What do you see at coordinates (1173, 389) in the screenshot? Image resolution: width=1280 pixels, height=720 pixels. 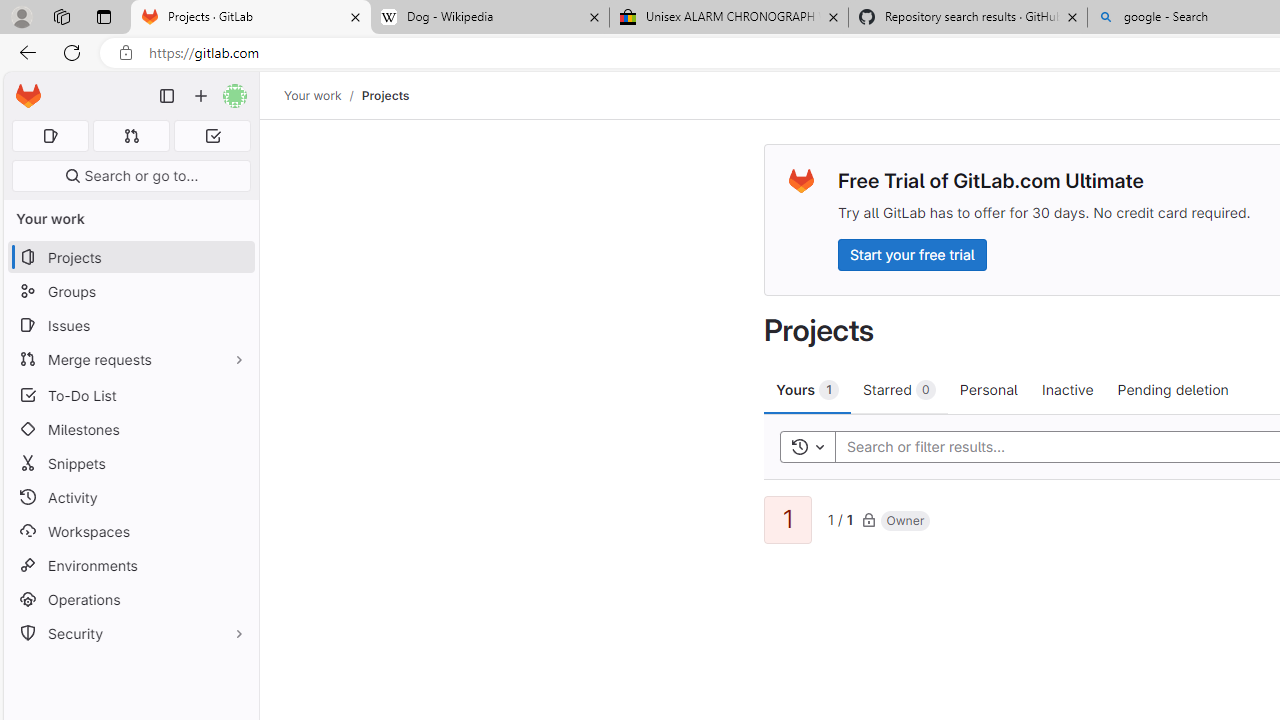 I see `'Pending deletion'` at bounding box center [1173, 389].